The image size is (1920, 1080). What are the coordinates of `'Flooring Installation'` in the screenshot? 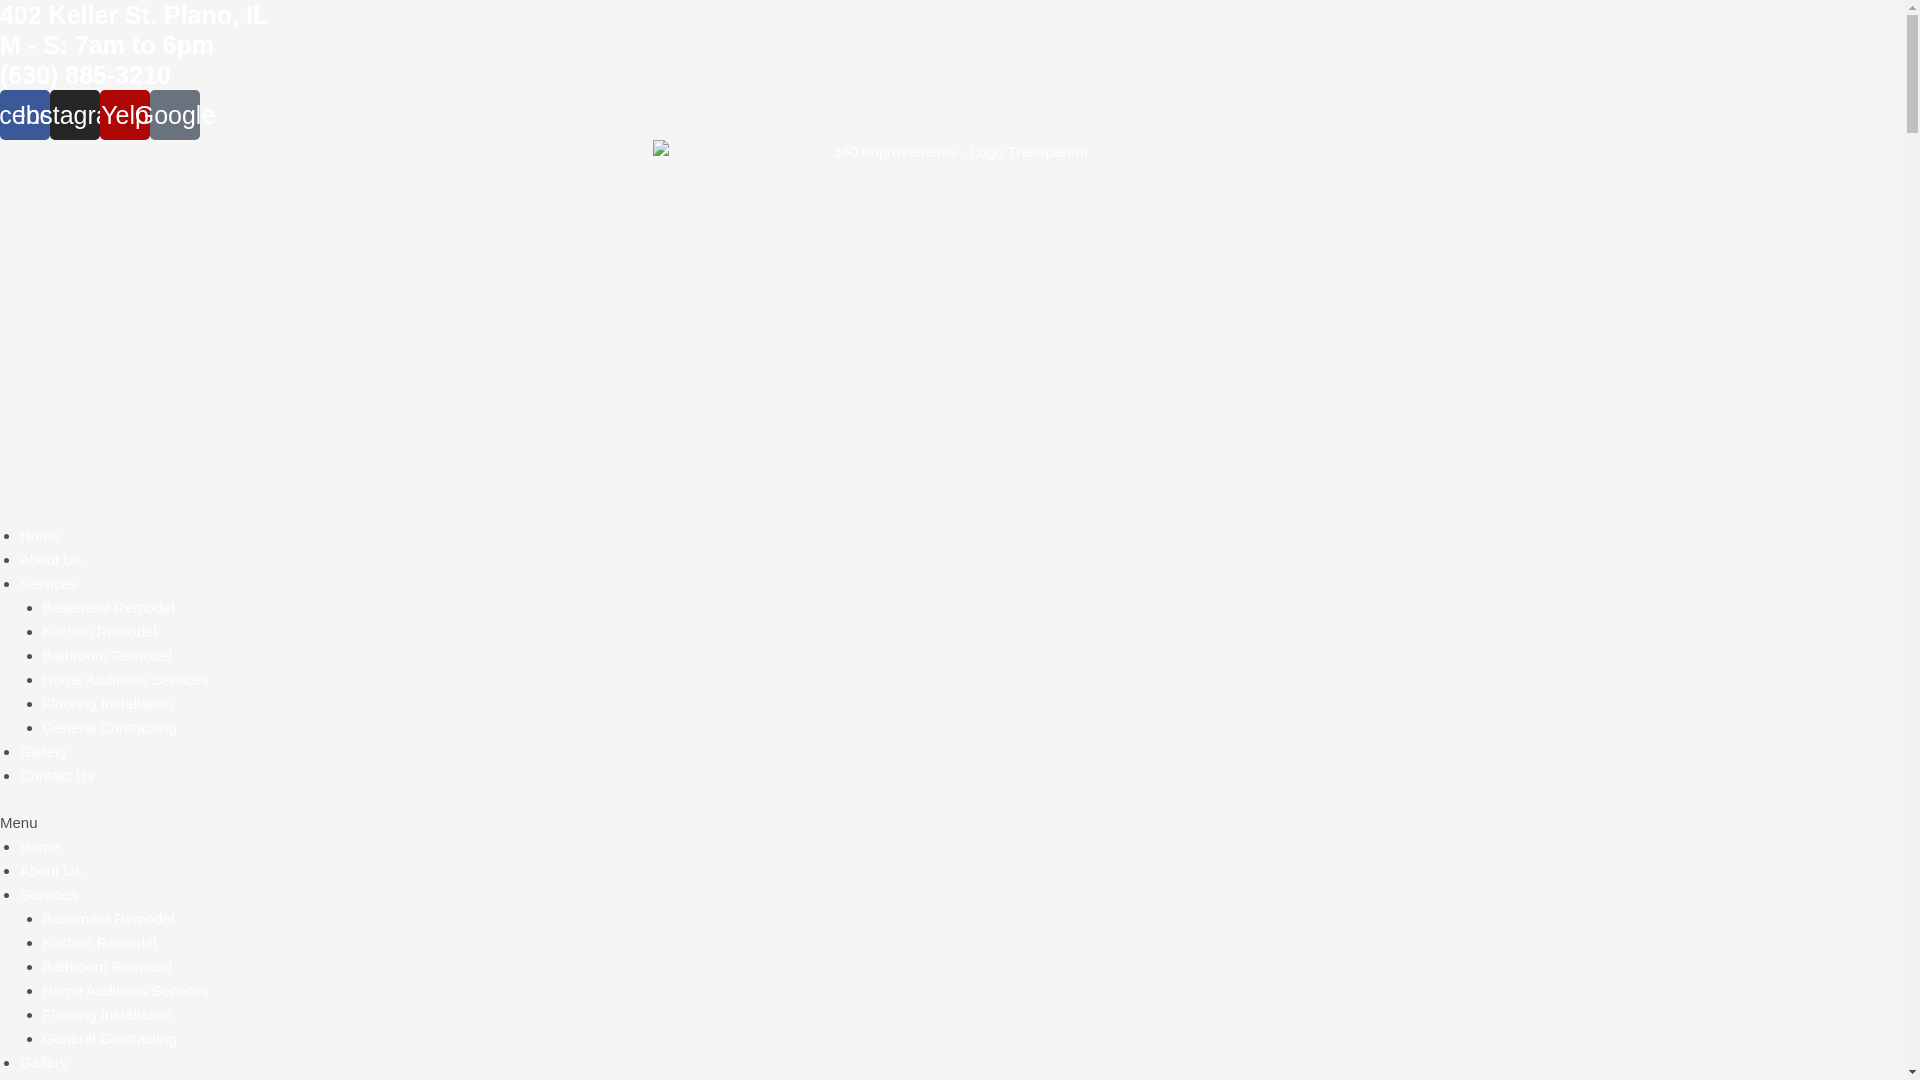 It's located at (105, 1014).